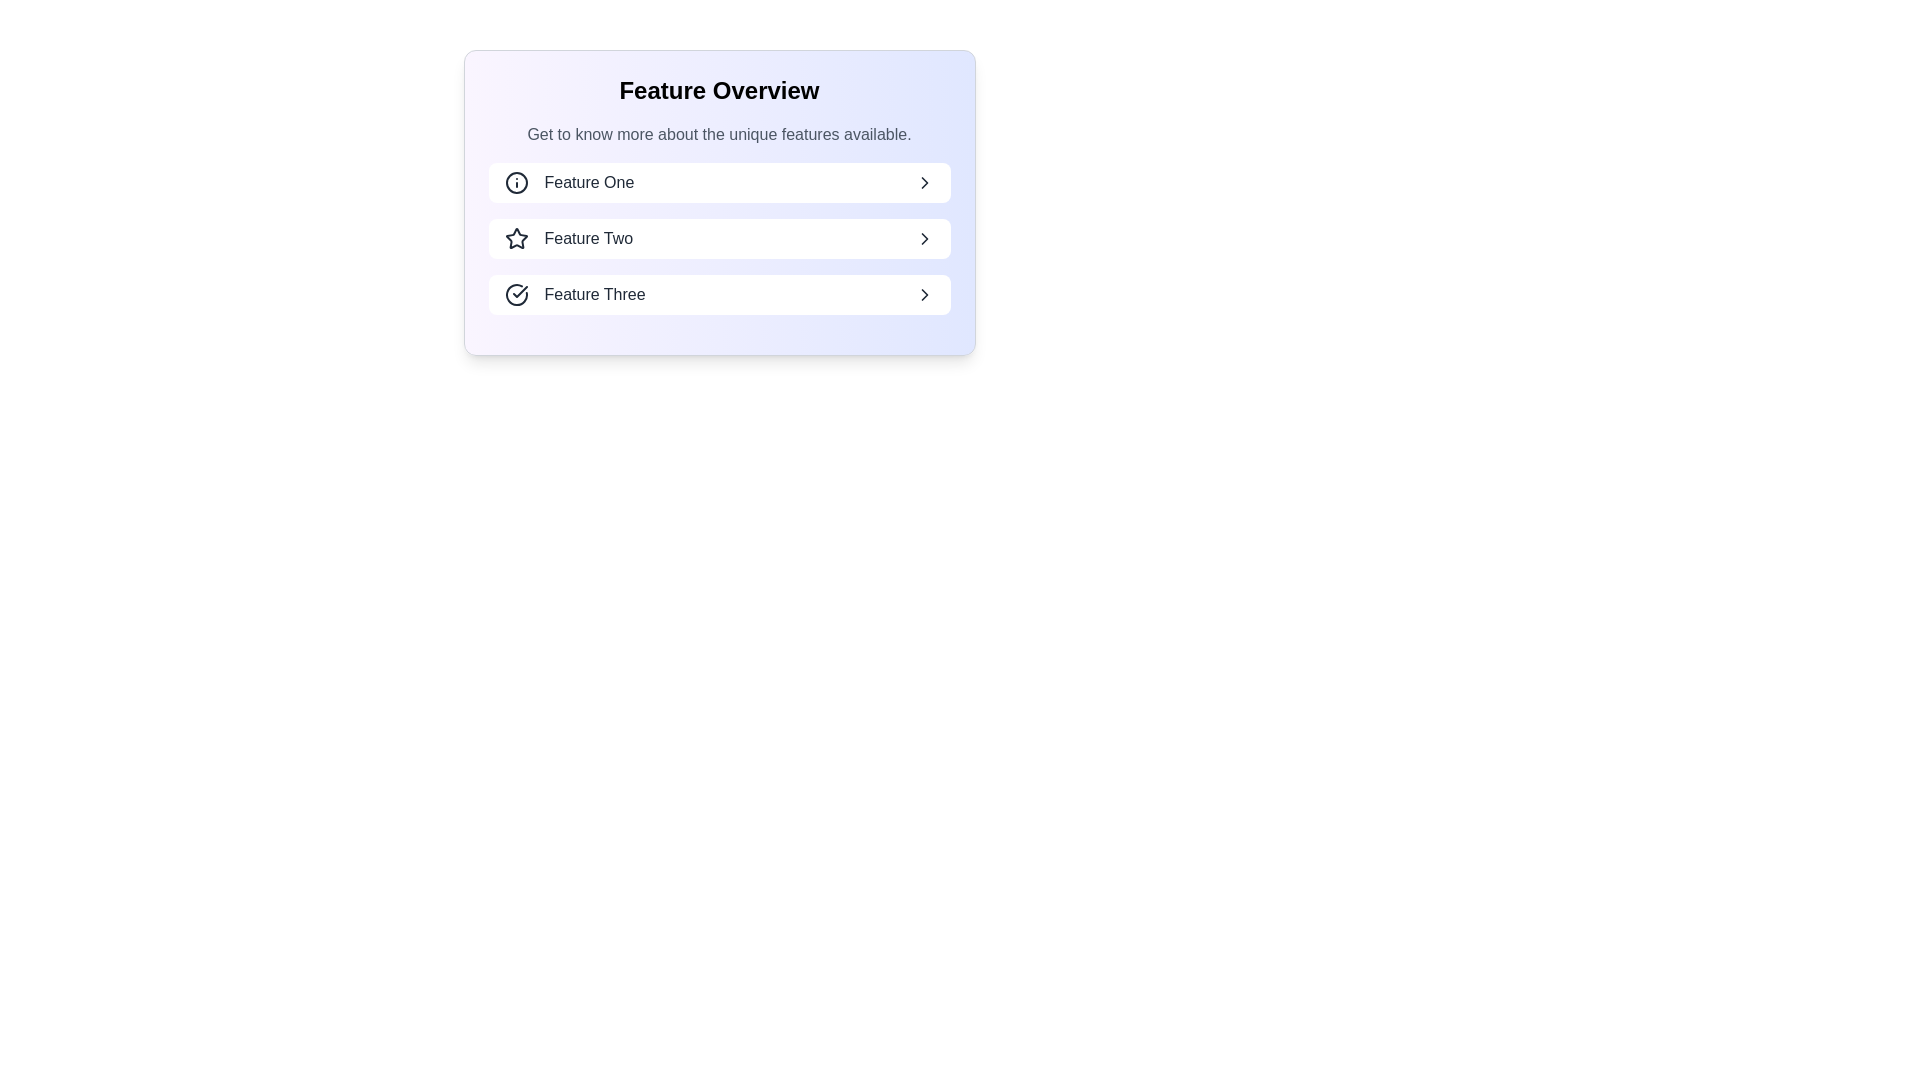 The height and width of the screenshot is (1080, 1920). Describe the element at coordinates (516, 237) in the screenshot. I see `the star icon located in the second row of the vertical list of features, which is positioned to the left of 'Feature Two'` at that location.